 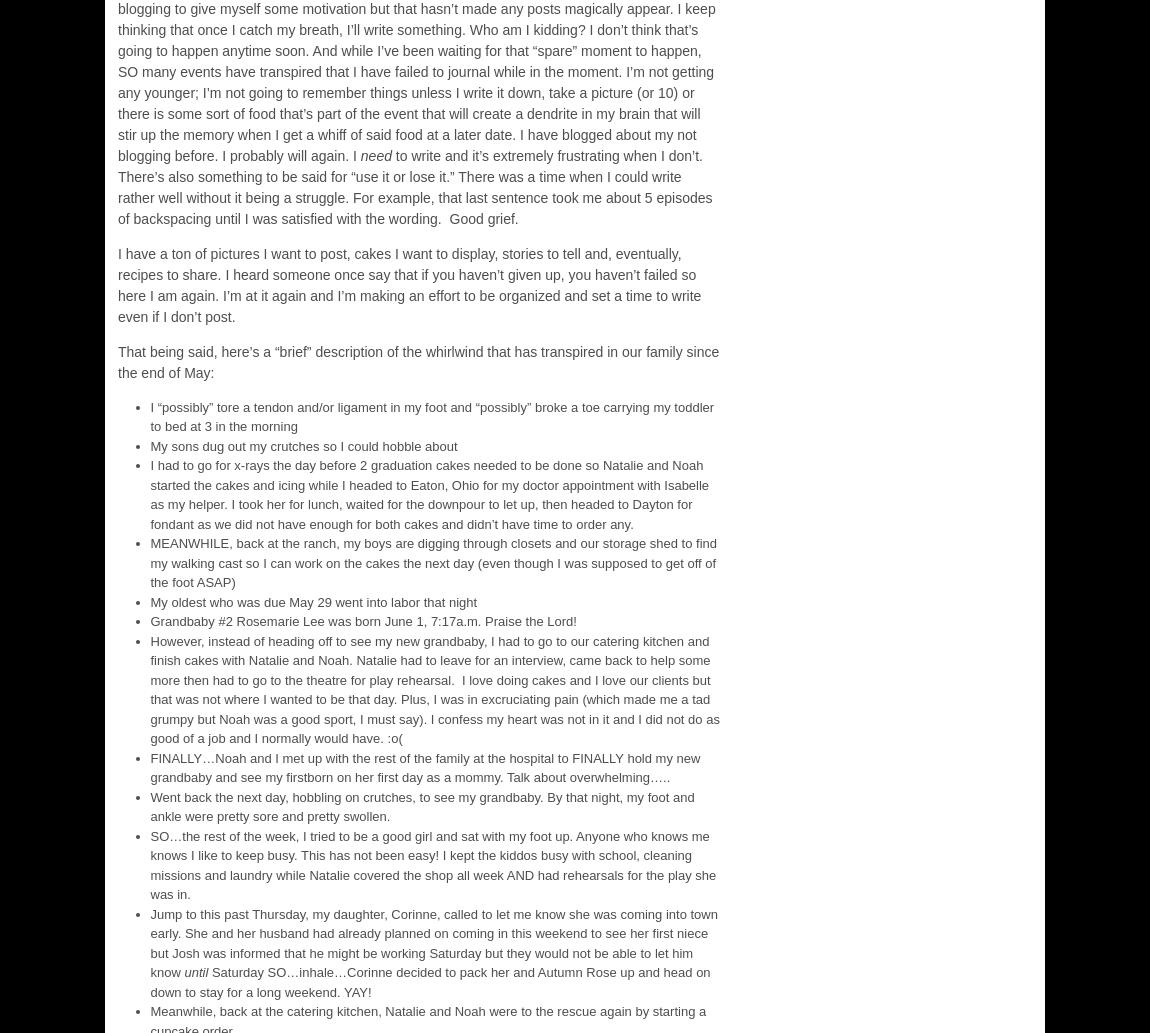 I want to click on 'However, instead of heading off to see my new grandbaby, I had to go to our catering kitchen and finish cakes with Natalie and Noah. Natalie had to leave for an interview, came back to help some more then had to go to the theatre for play rehearsal.  I love doing cakes and I love our clients but that was not where I wanted to be that day. Plus, I was in excruciating pain (which made me a tad grumpy but Noah was a good sport, I must say). I confess my heart was not in it and I did not do as good of a job and I normally would have. :o(', so click(x=434, y=689).